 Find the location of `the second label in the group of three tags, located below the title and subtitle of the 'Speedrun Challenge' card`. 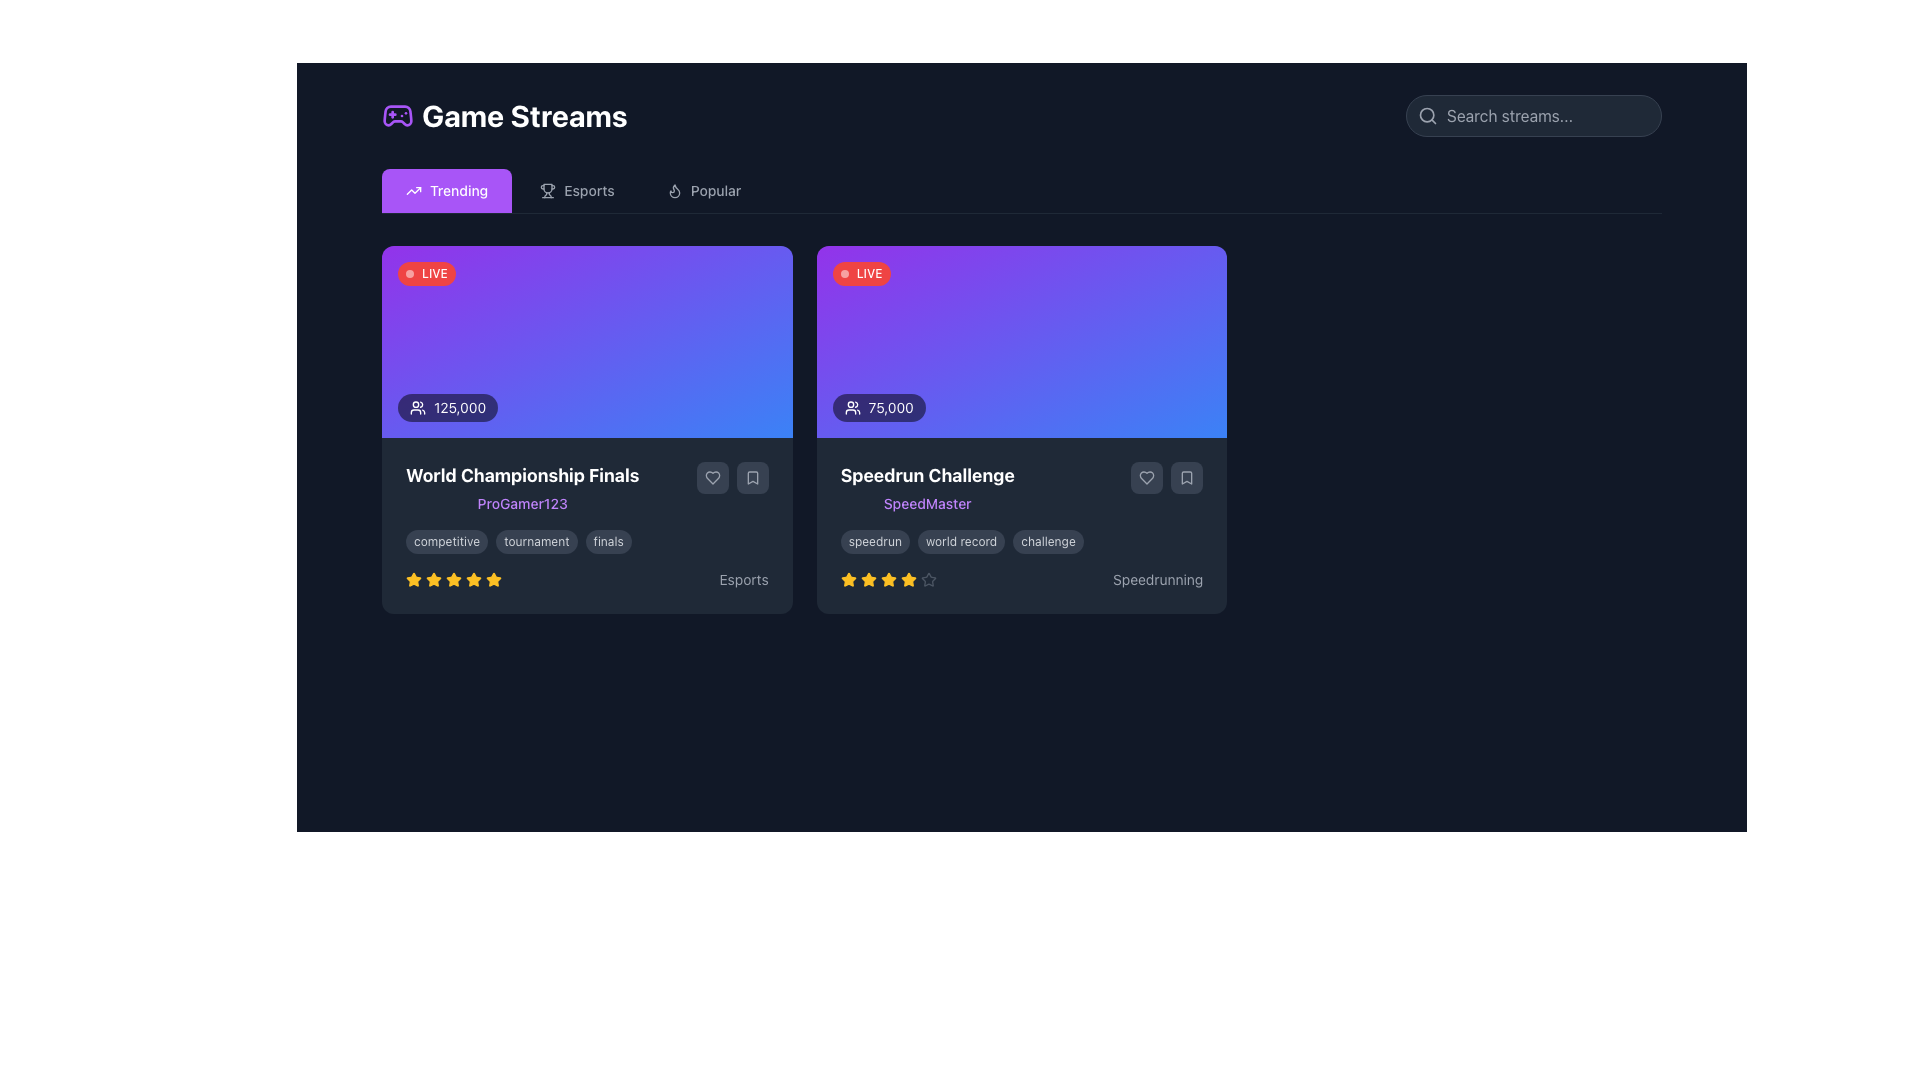

the second label in the group of three tags, located below the title and subtitle of the 'Speedrun Challenge' card is located at coordinates (961, 542).